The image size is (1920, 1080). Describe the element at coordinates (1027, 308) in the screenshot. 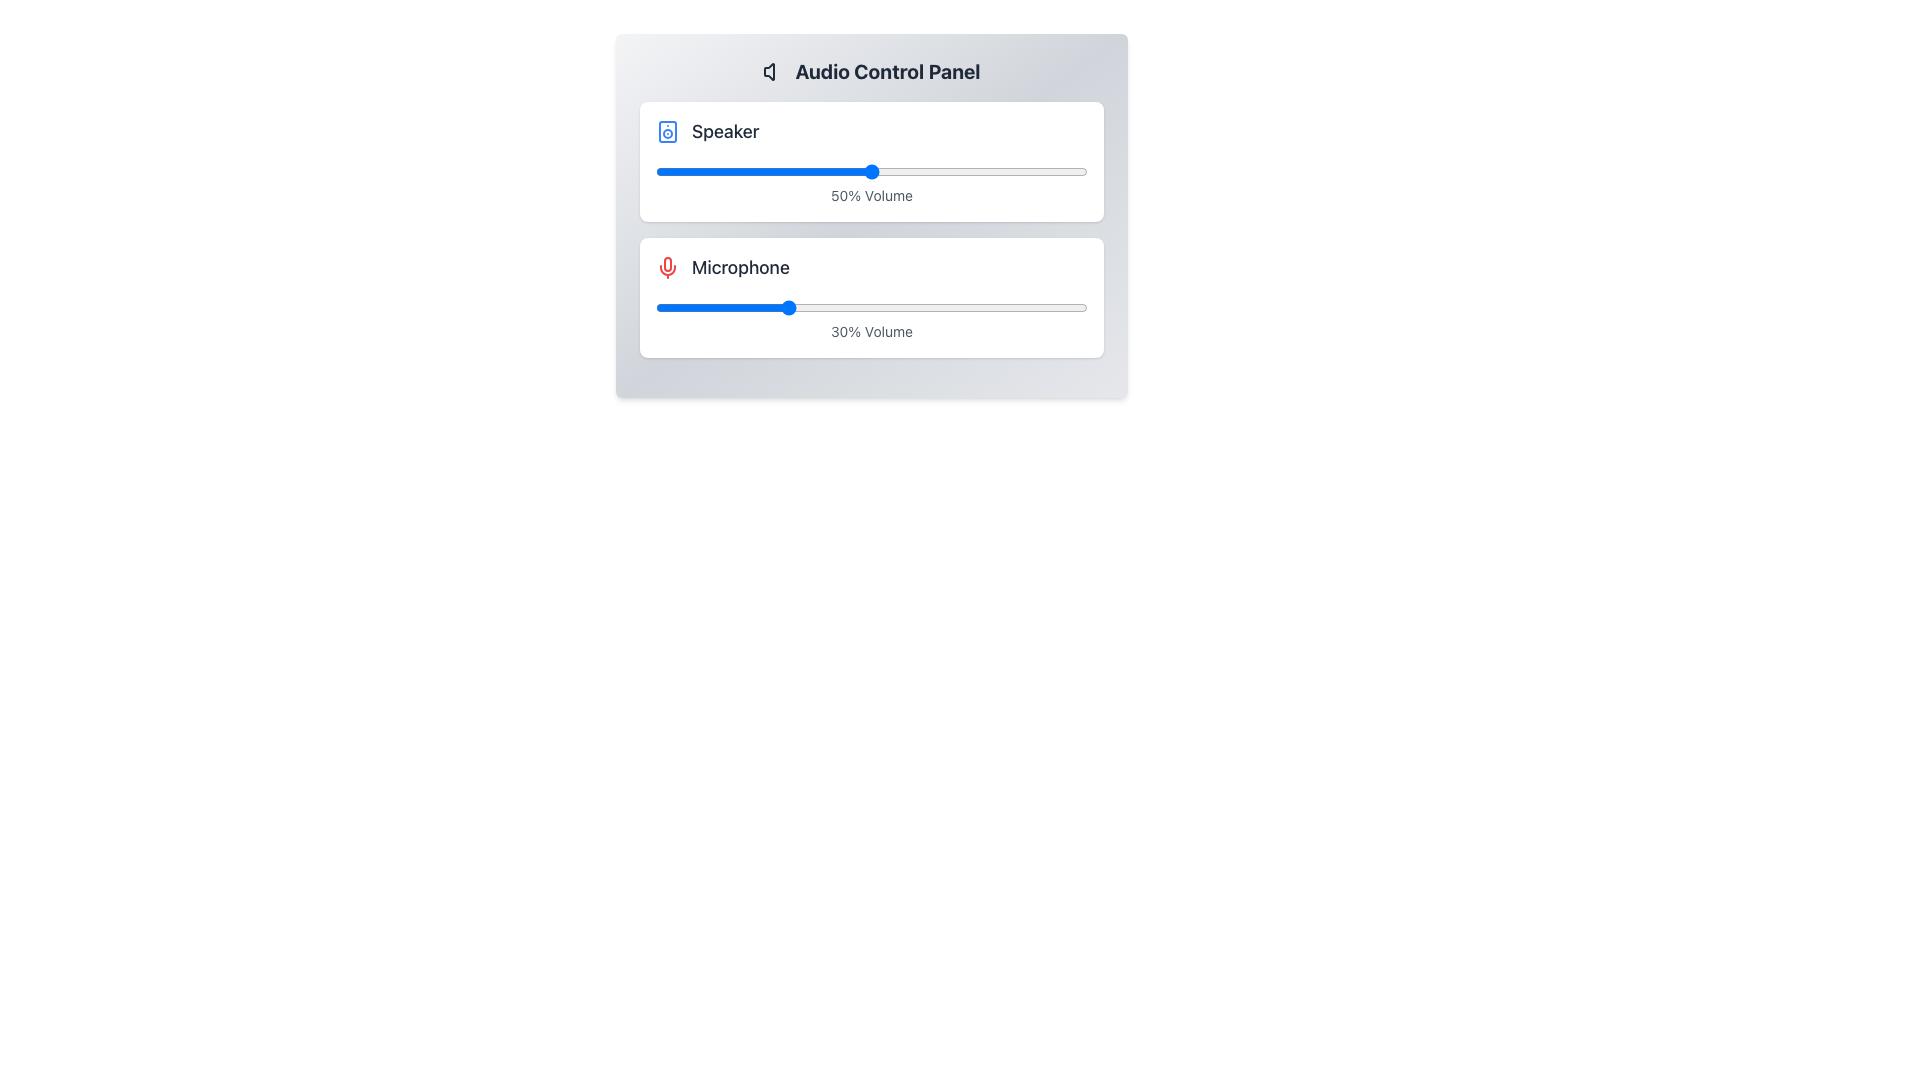

I see `the microphone volume` at that location.